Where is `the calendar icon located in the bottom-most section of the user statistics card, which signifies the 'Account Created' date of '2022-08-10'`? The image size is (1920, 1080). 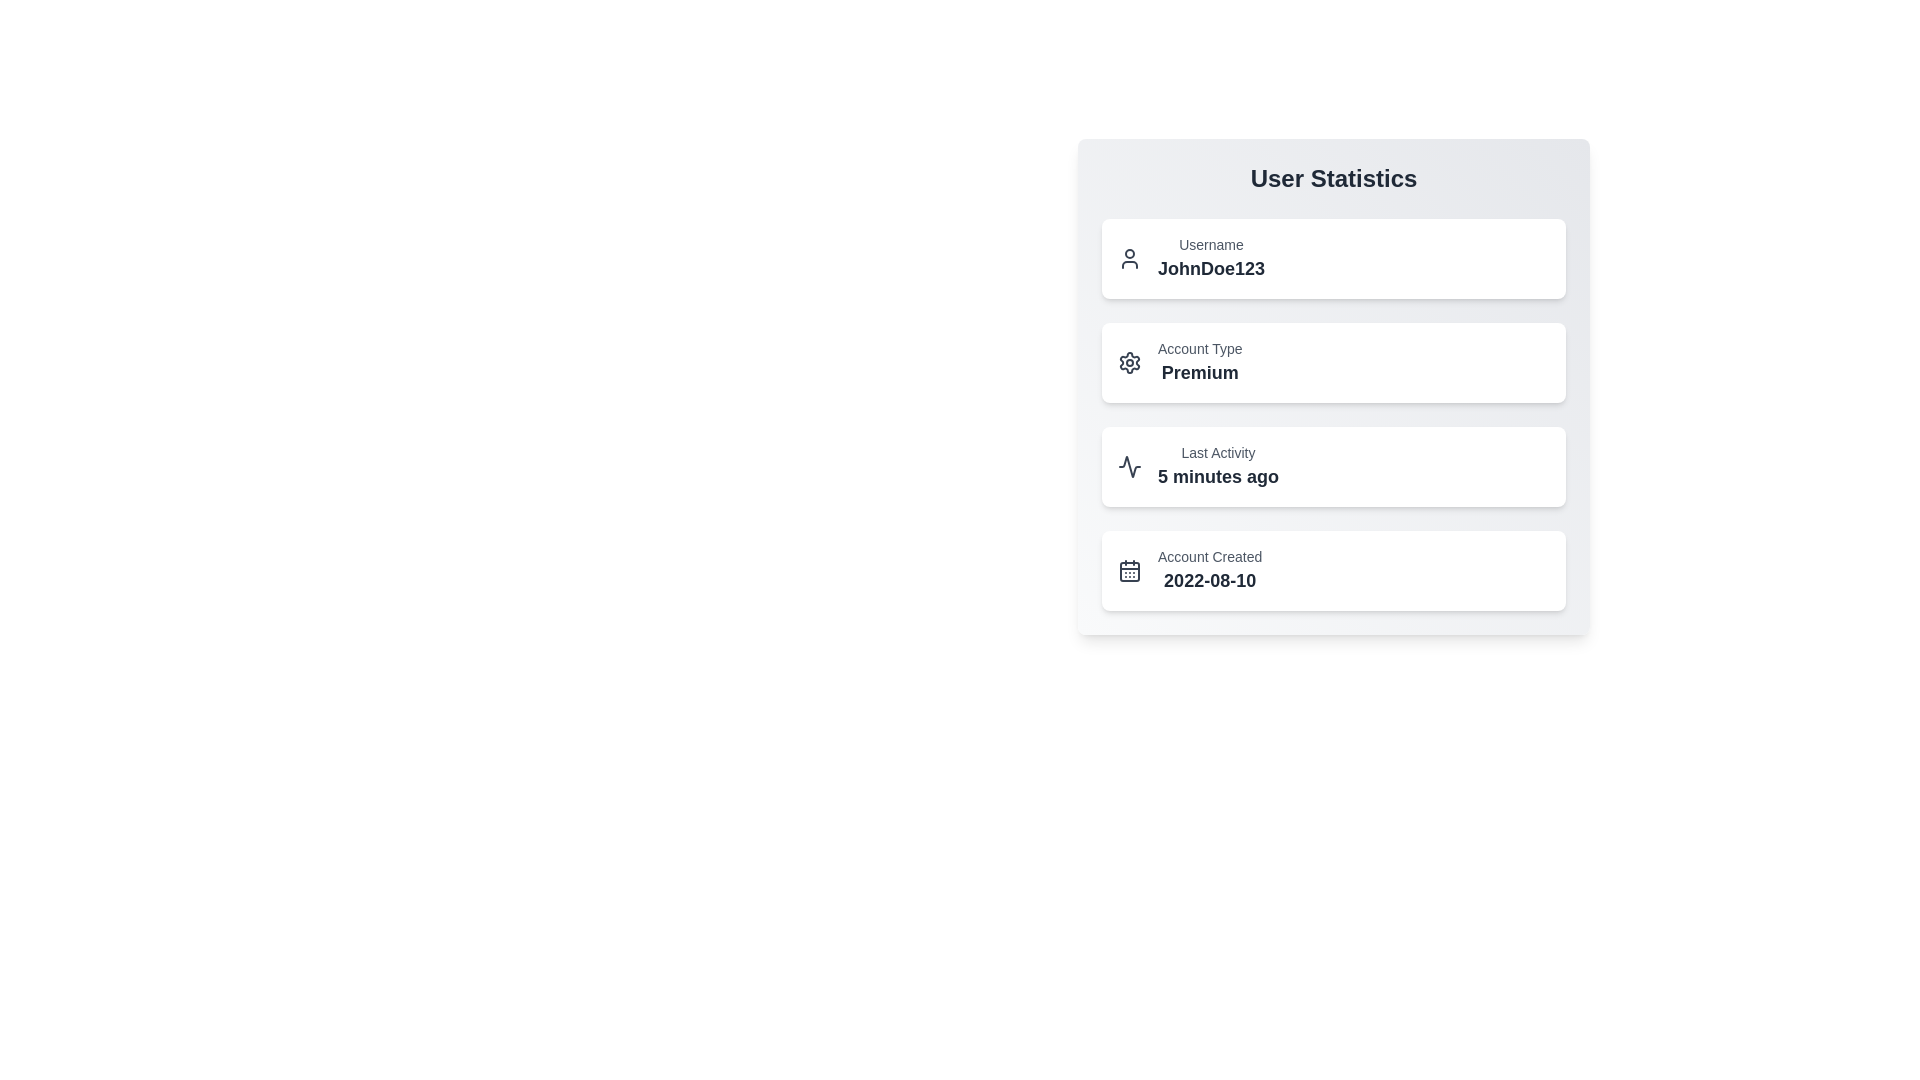 the calendar icon located in the bottom-most section of the user statistics card, which signifies the 'Account Created' date of '2022-08-10' is located at coordinates (1129, 570).